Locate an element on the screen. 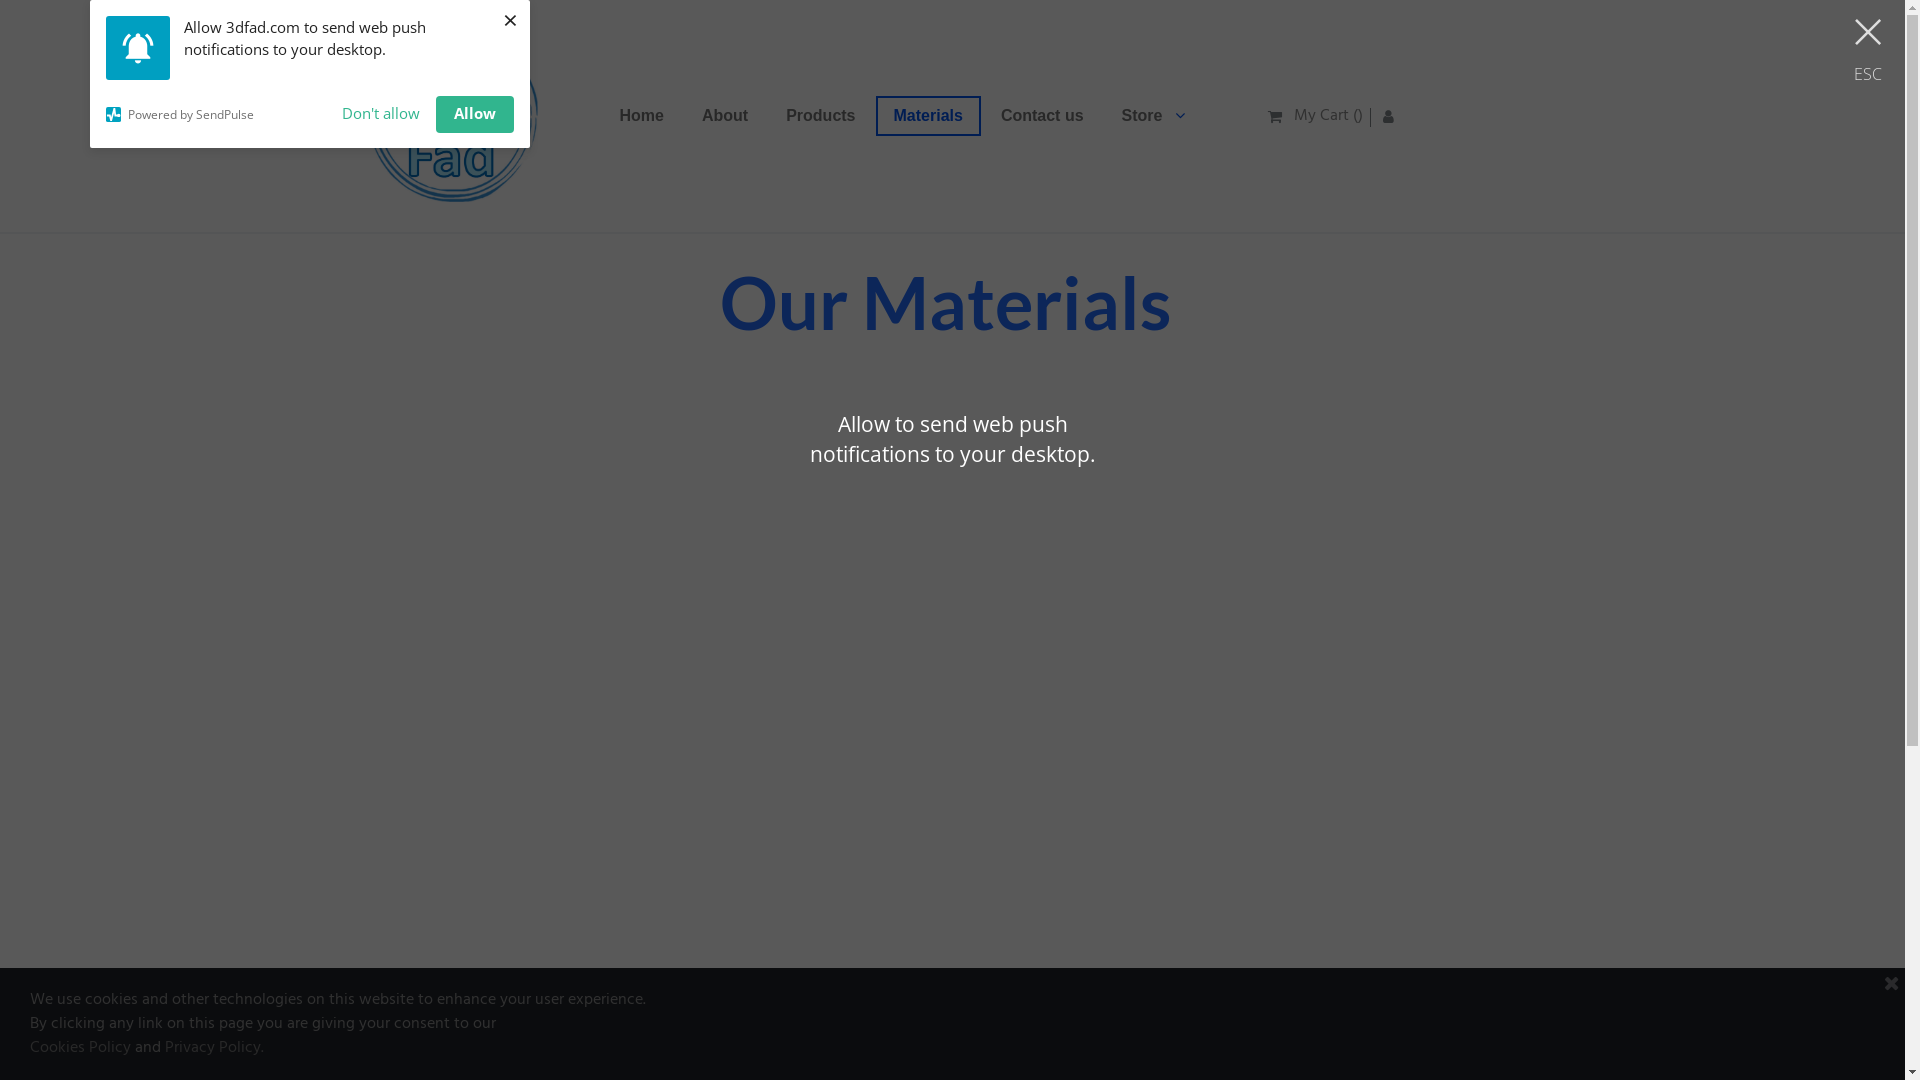 This screenshot has height=1080, width=1920. 'Home' is located at coordinates (642, 115).